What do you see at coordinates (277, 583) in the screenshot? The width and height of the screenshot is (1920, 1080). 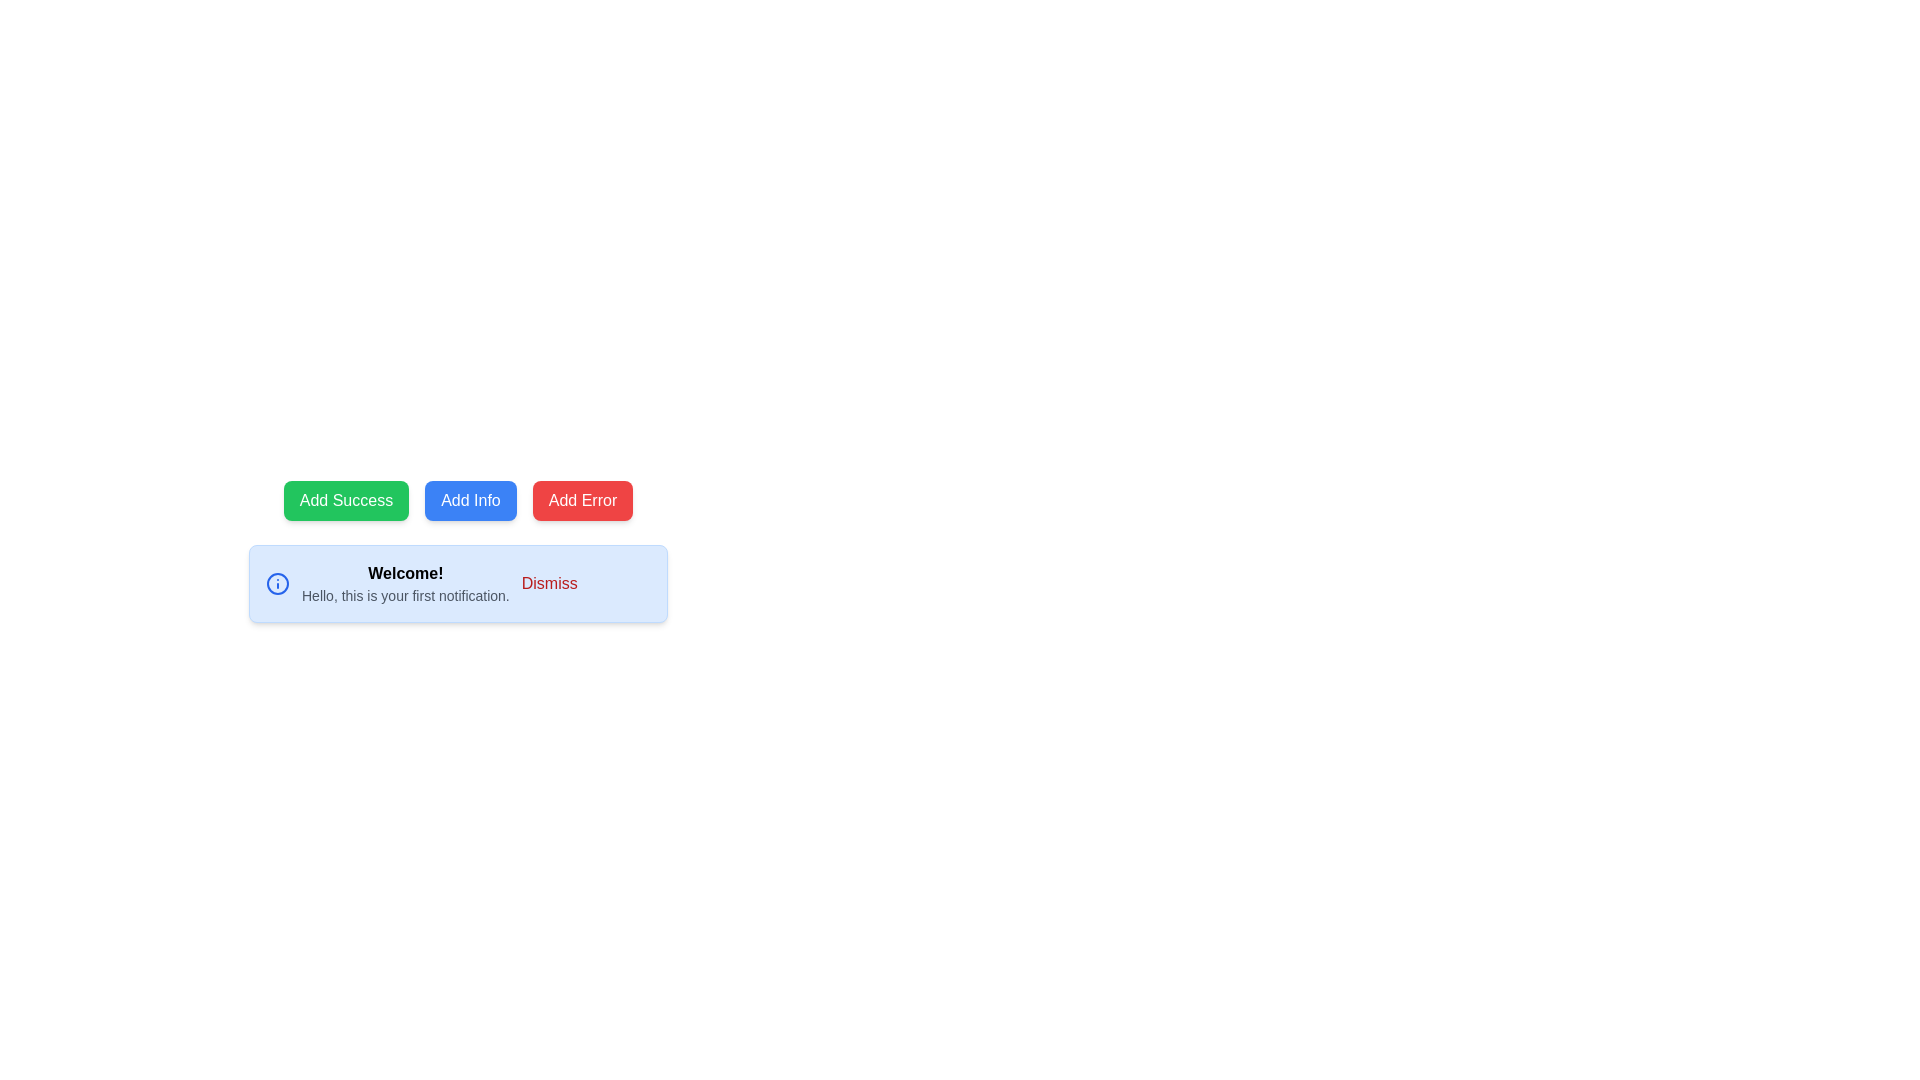 I see `the blue circular outline icon located inside the notification alert box, adjacent to the text that reads 'Welcome!'` at bounding box center [277, 583].